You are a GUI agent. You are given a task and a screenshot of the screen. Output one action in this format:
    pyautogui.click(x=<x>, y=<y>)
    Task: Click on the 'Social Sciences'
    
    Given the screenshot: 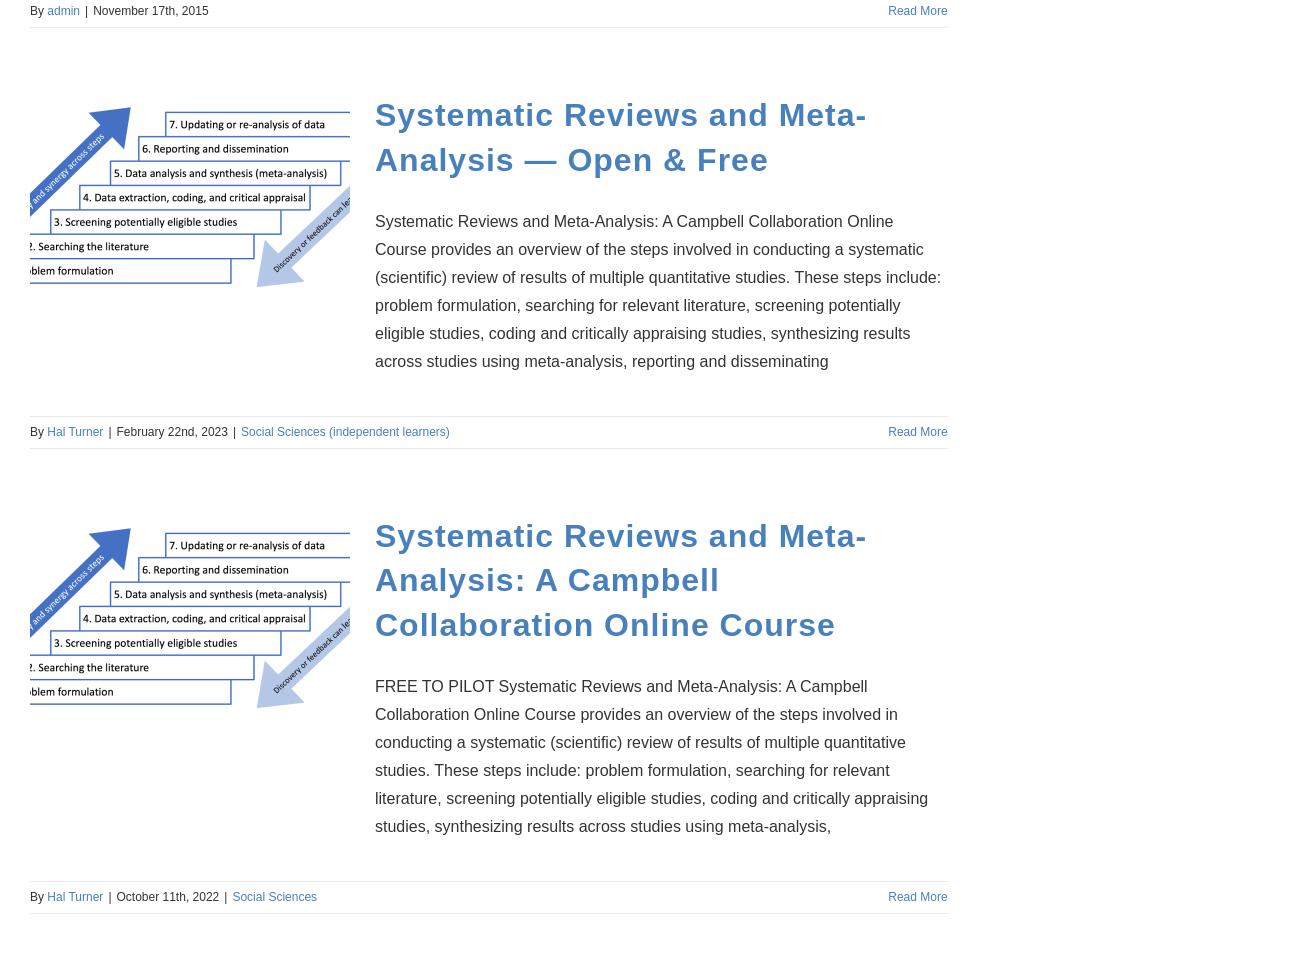 What is the action you would take?
    pyautogui.click(x=274, y=895)
    